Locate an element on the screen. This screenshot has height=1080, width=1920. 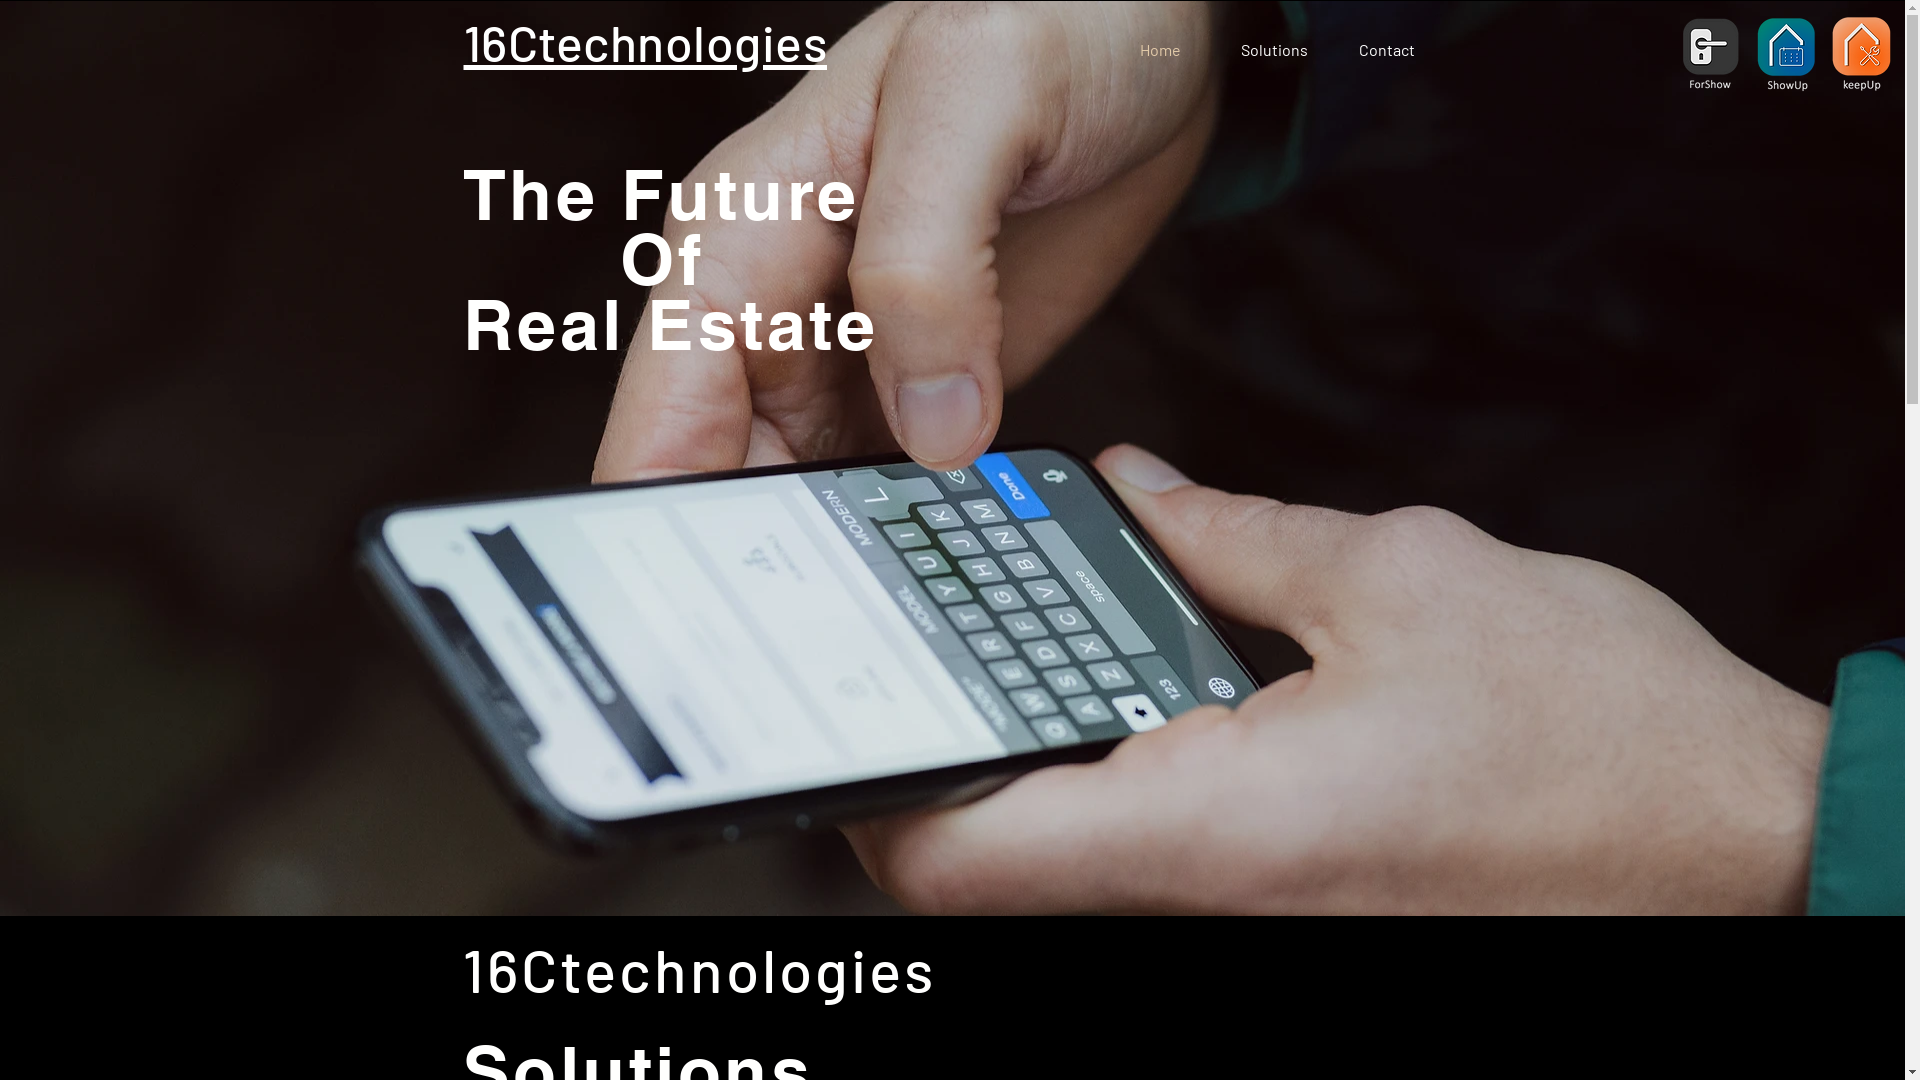
'keepup logo.png' is located at coordinates (1861, 49).